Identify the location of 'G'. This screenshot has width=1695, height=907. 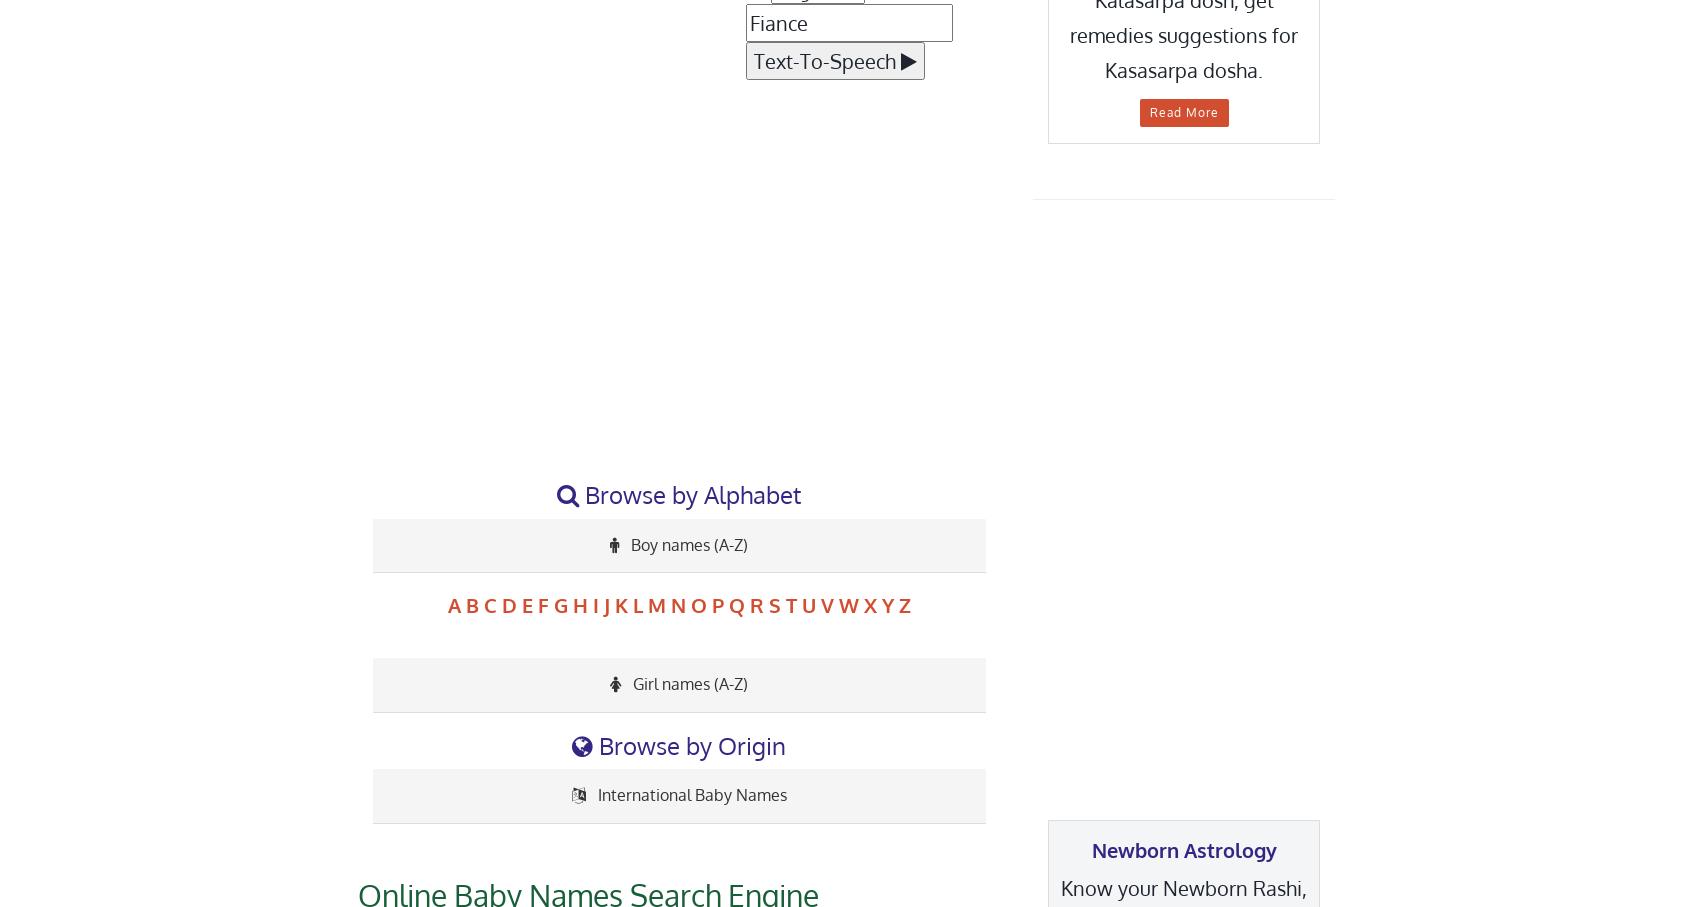
(560, 603).